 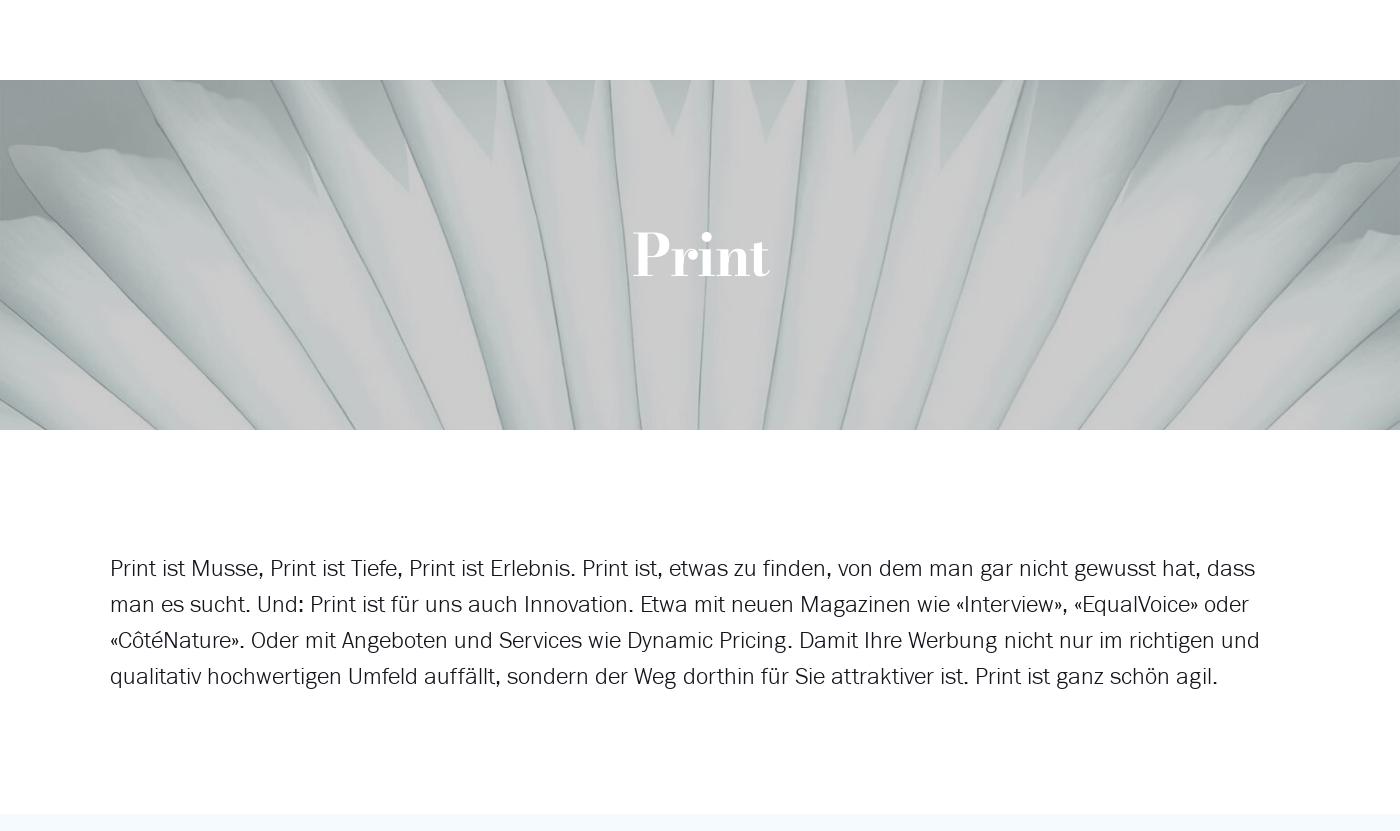 I want to click on 'Dynamic Pricing', so click(x=613, y=94).